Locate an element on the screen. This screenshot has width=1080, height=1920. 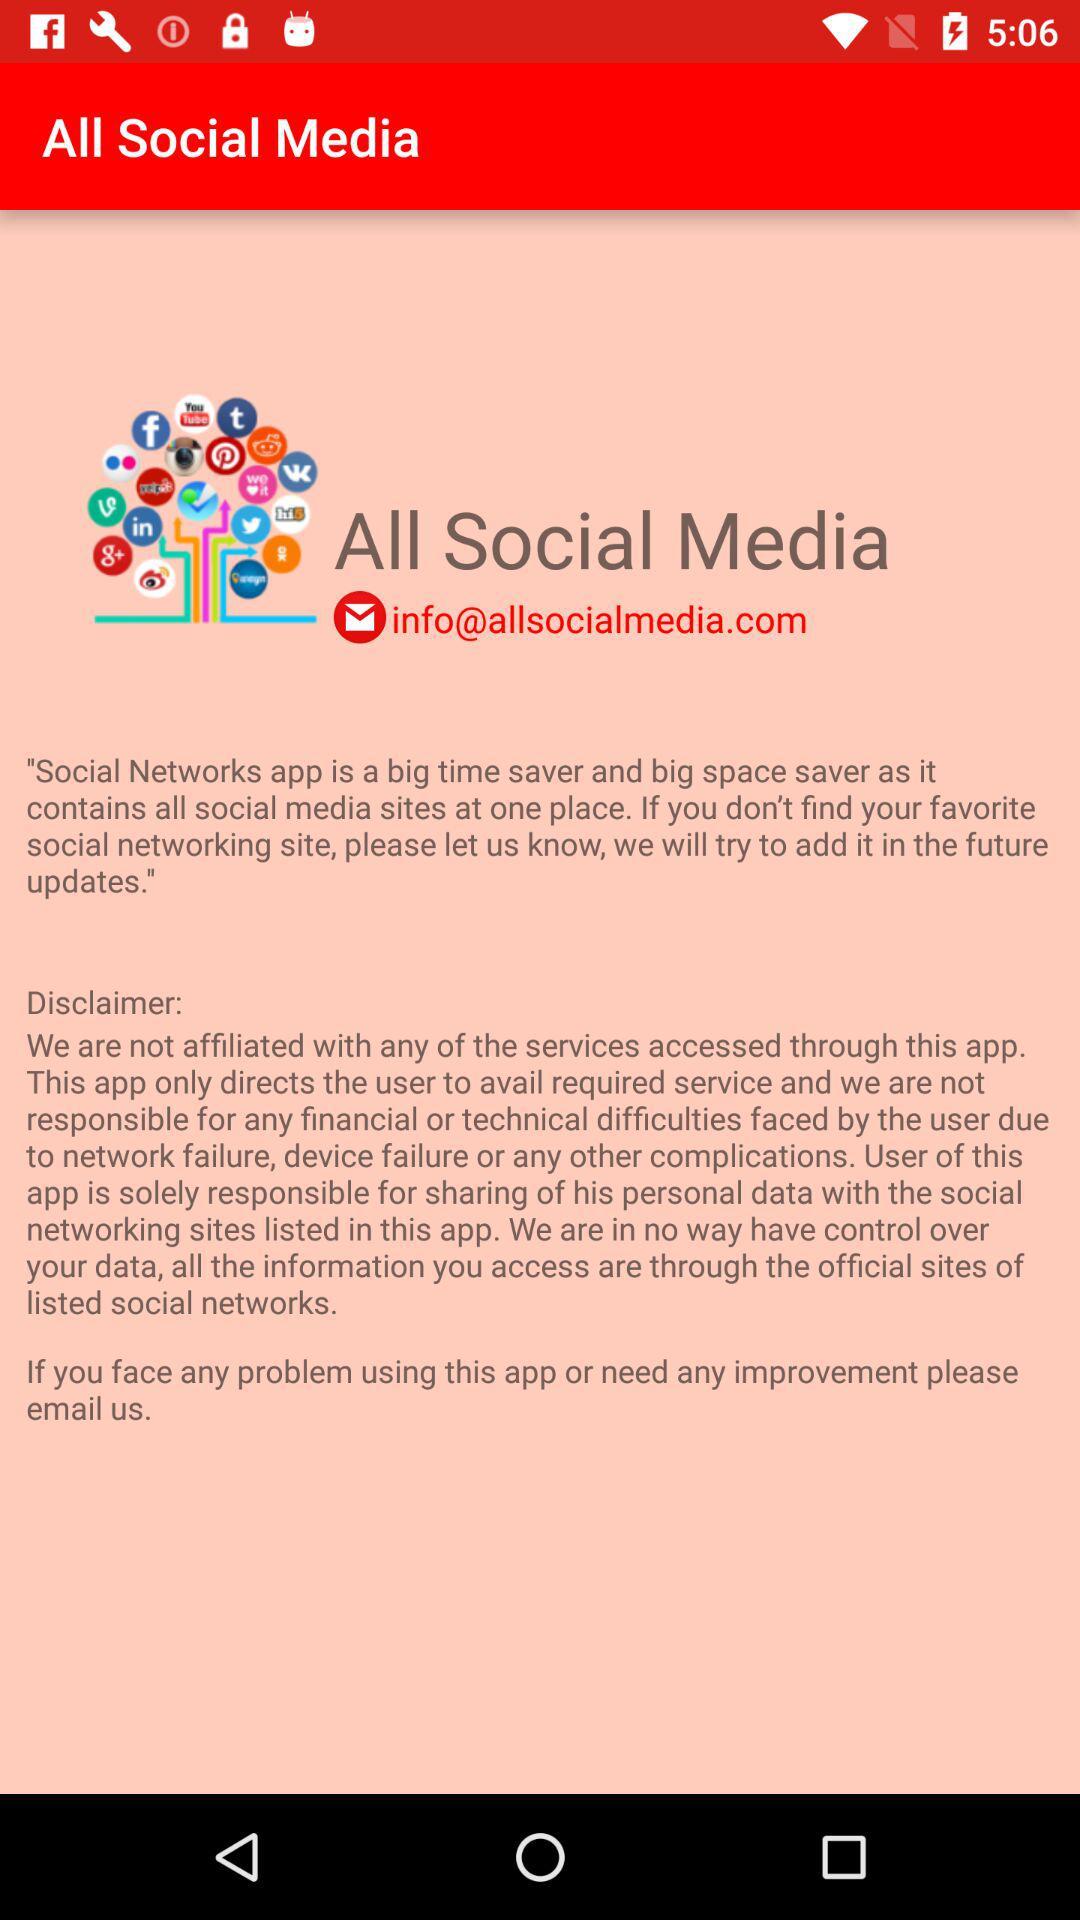
item below the all social media is located at coordinates (598, 617).